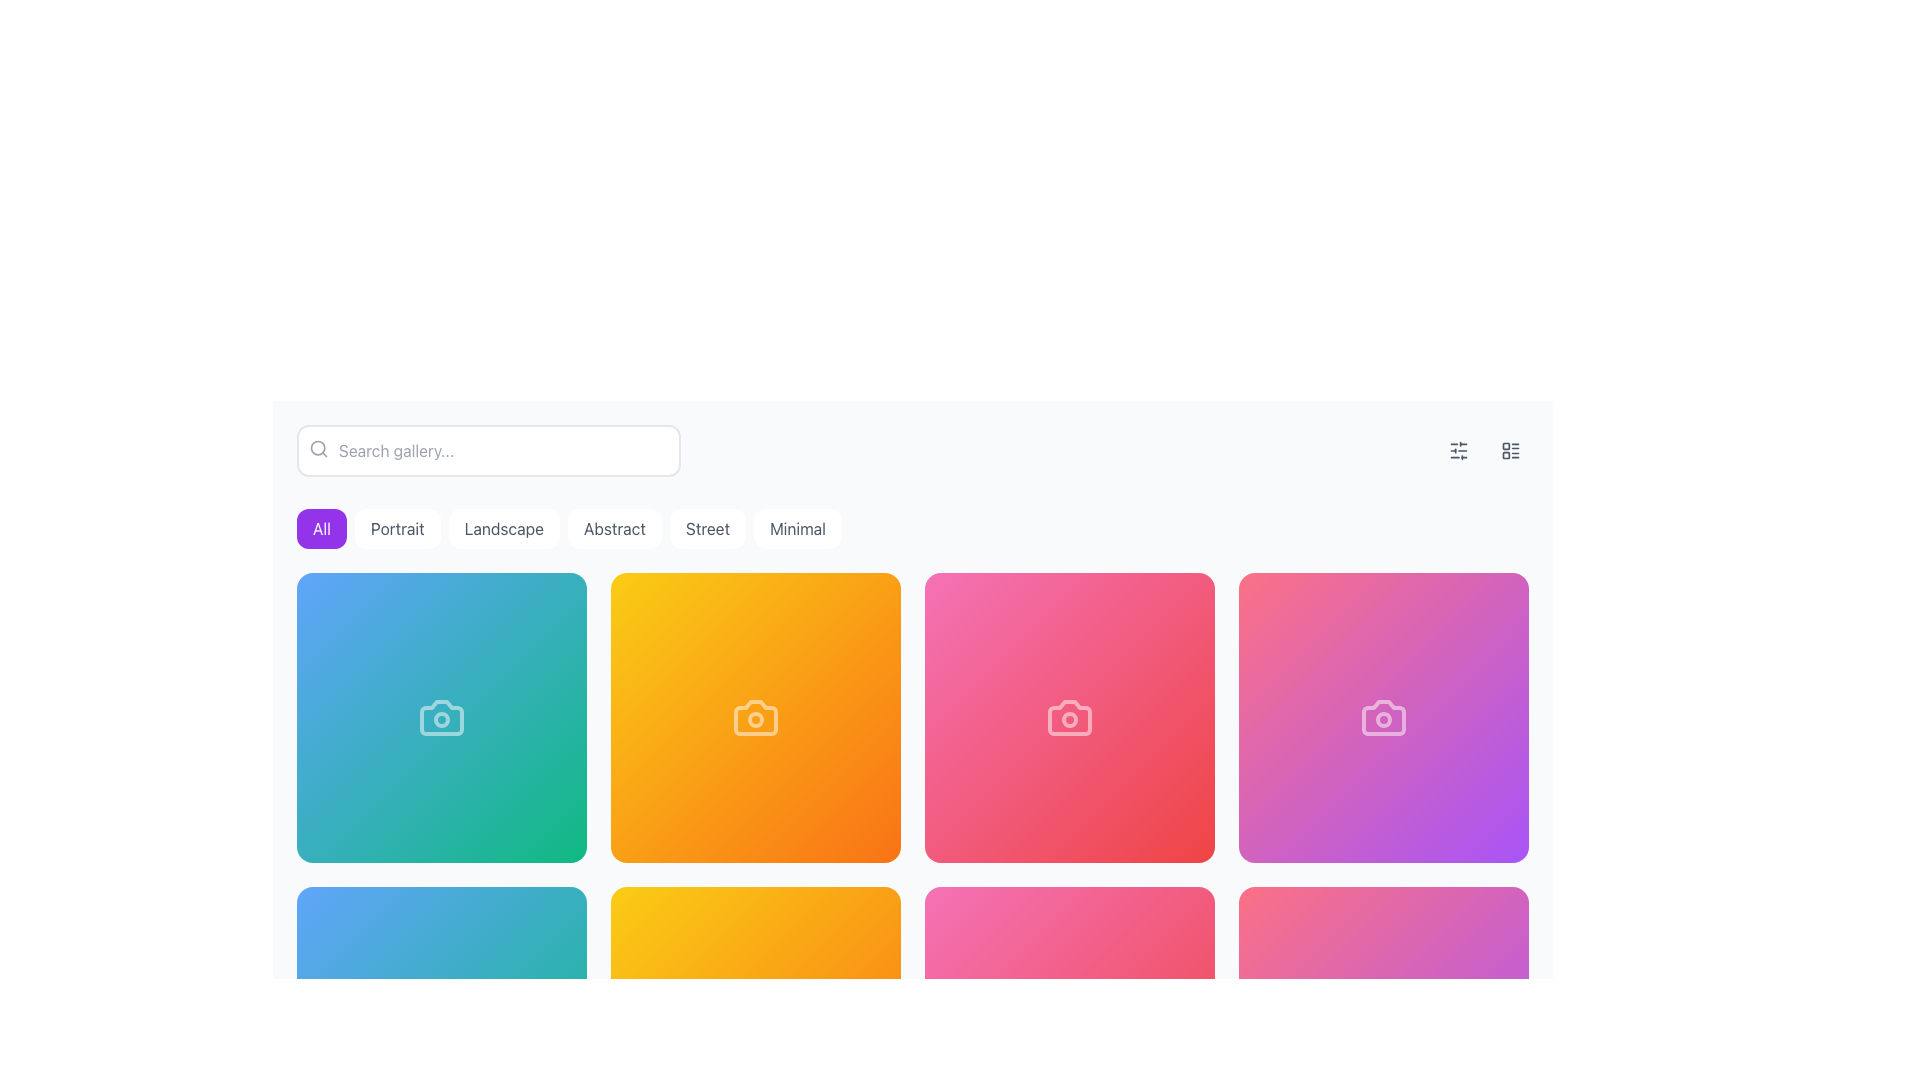 The width and height of the screenshot is (1920, 1080). What do you see at coordinates (754, 716) in the screenshot?
I see `the camera icon, which is a white SVG-based icon with a modern outline design located in the second tile of the first row in the gallery view` at bounding box center [754, 716].